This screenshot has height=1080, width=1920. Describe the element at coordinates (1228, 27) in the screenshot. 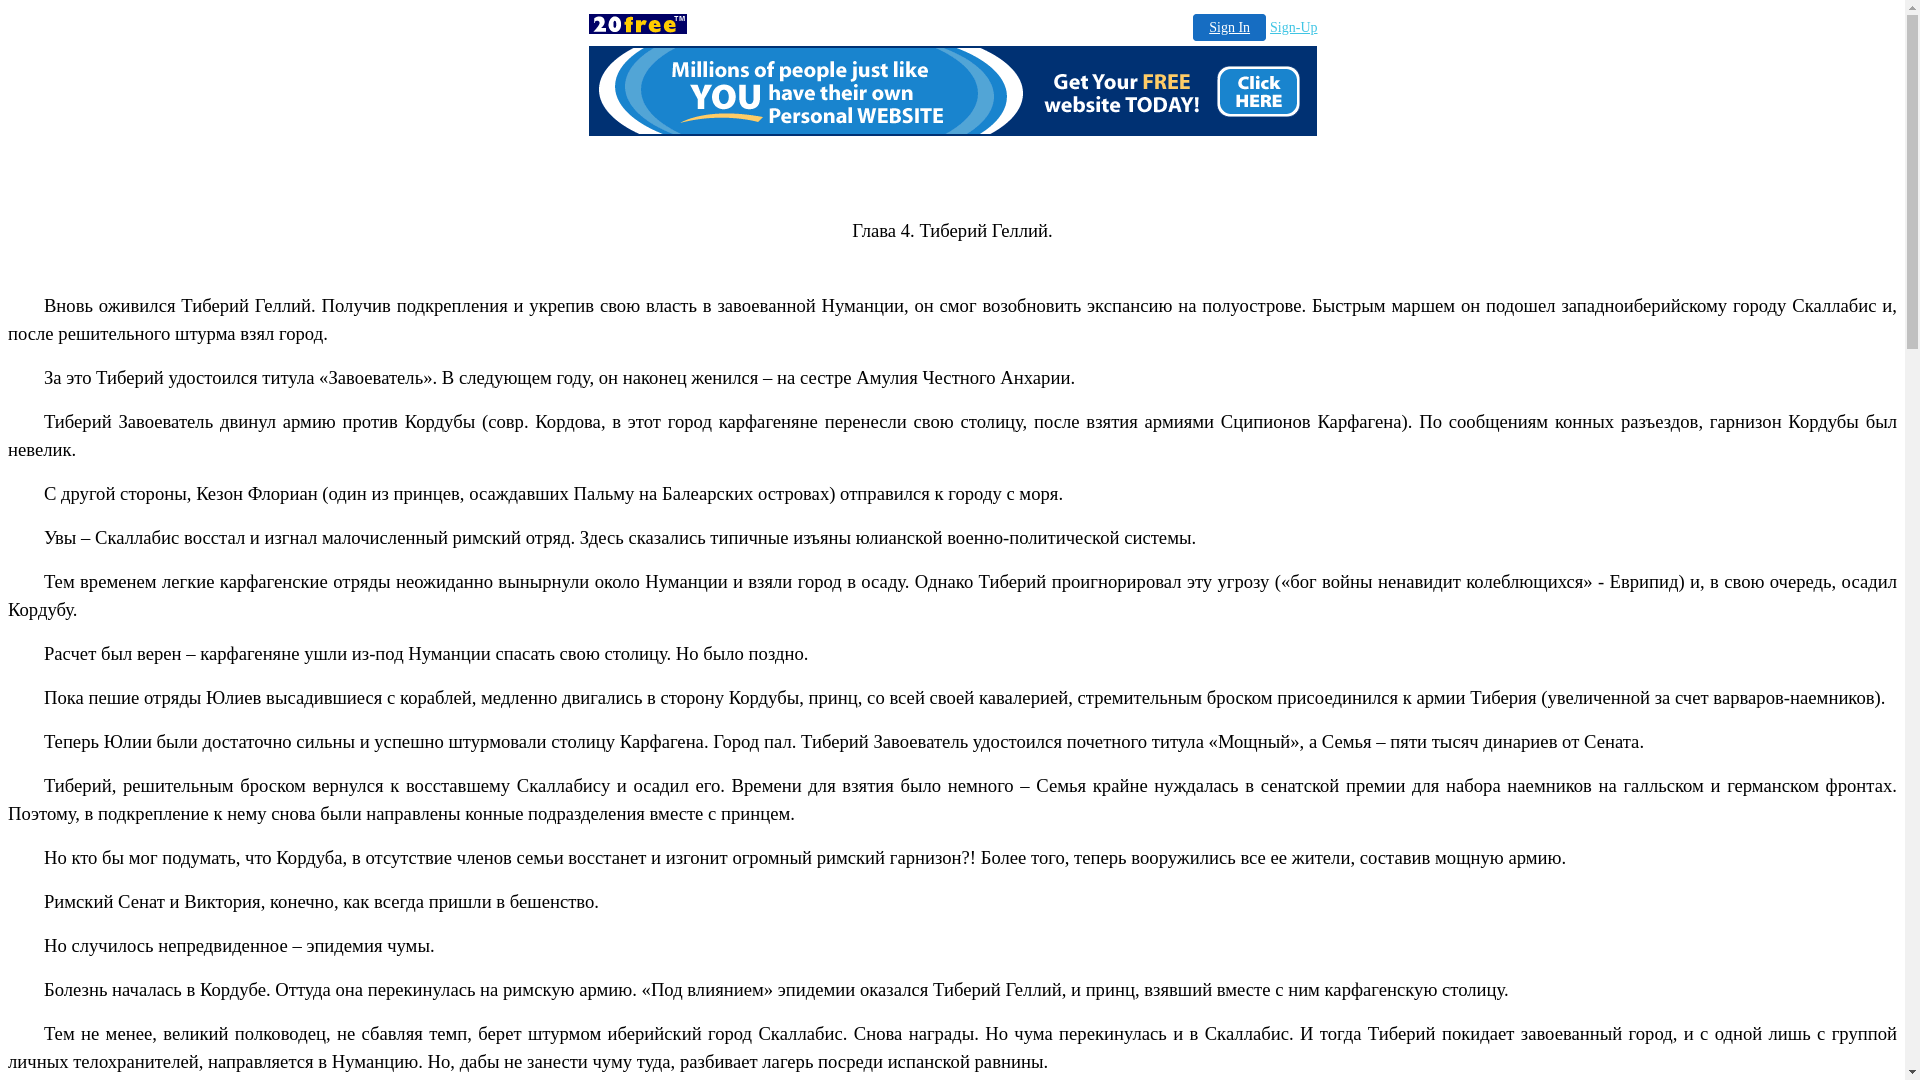

I see `'Sign In'` at that location.